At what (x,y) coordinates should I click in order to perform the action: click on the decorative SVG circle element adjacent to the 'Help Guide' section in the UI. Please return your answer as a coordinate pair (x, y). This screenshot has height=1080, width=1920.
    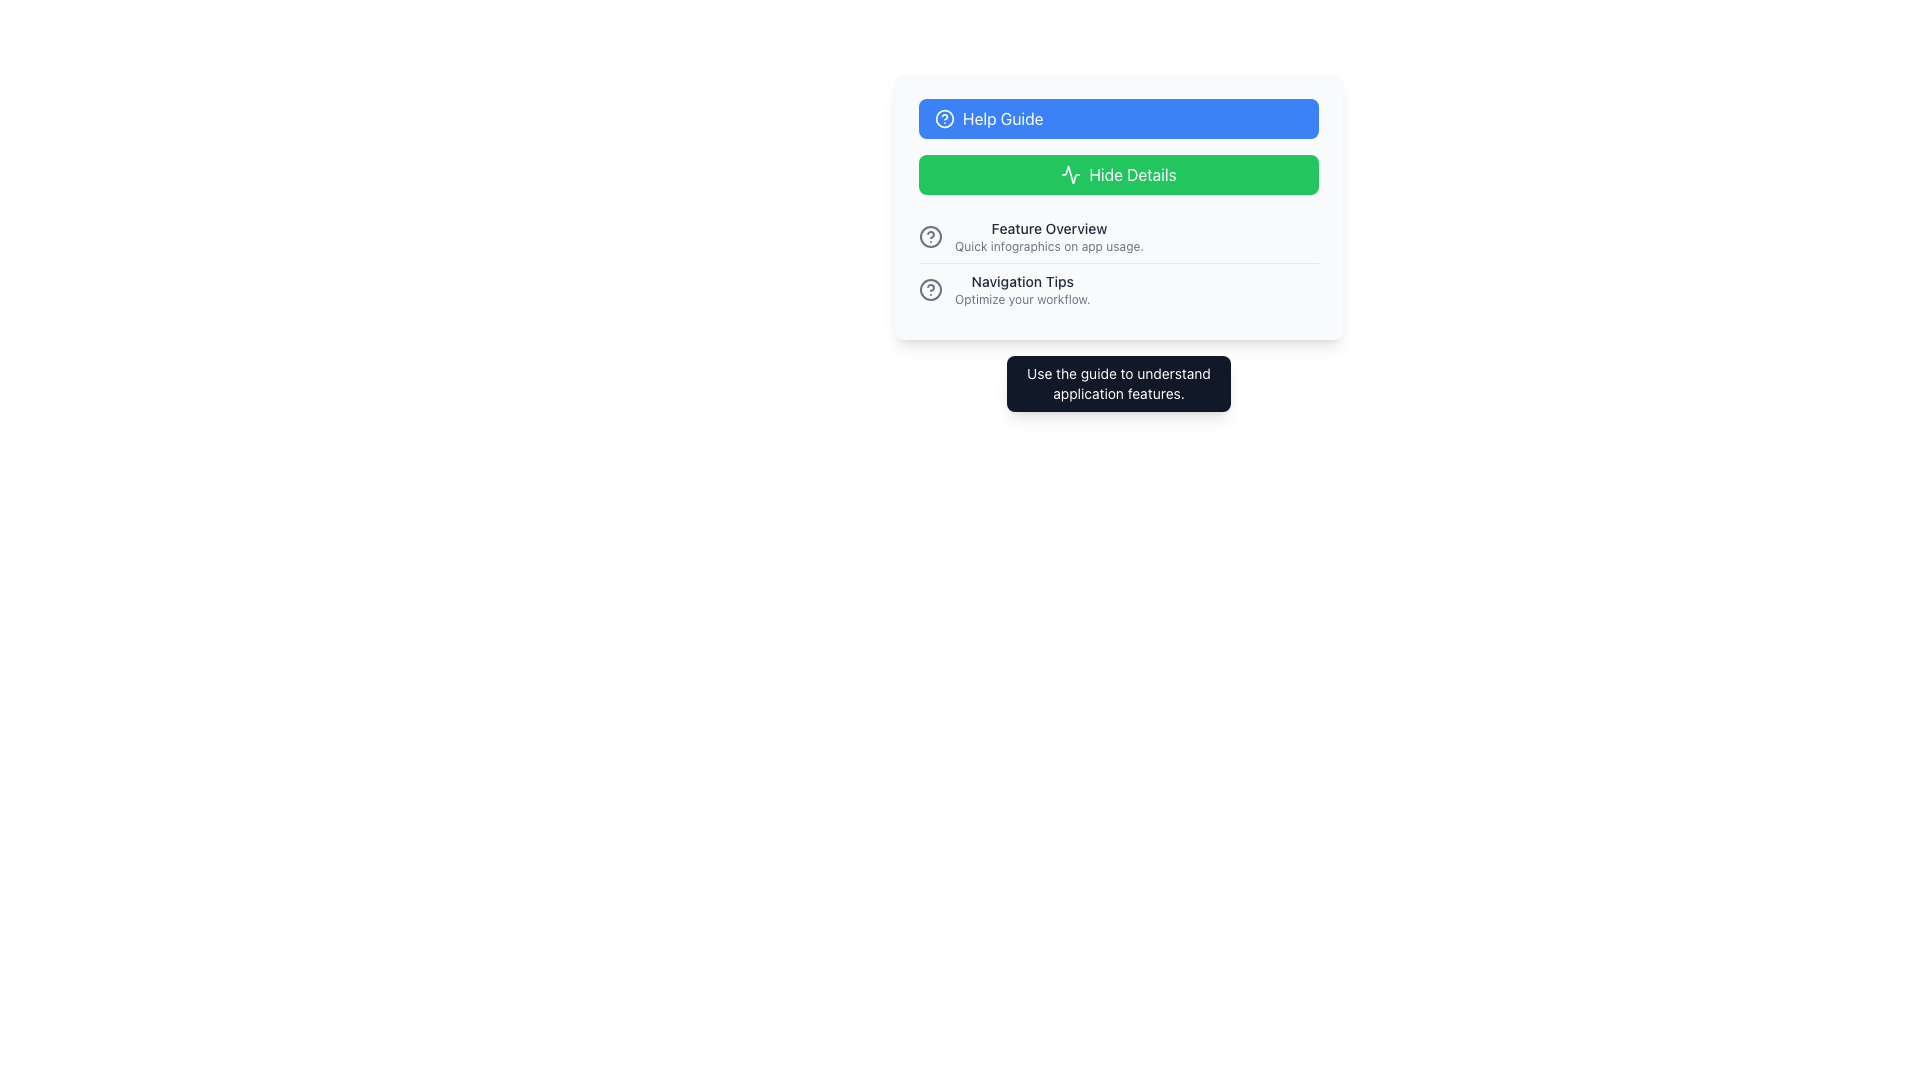
    Looking at the image, I should click on (930, 289).